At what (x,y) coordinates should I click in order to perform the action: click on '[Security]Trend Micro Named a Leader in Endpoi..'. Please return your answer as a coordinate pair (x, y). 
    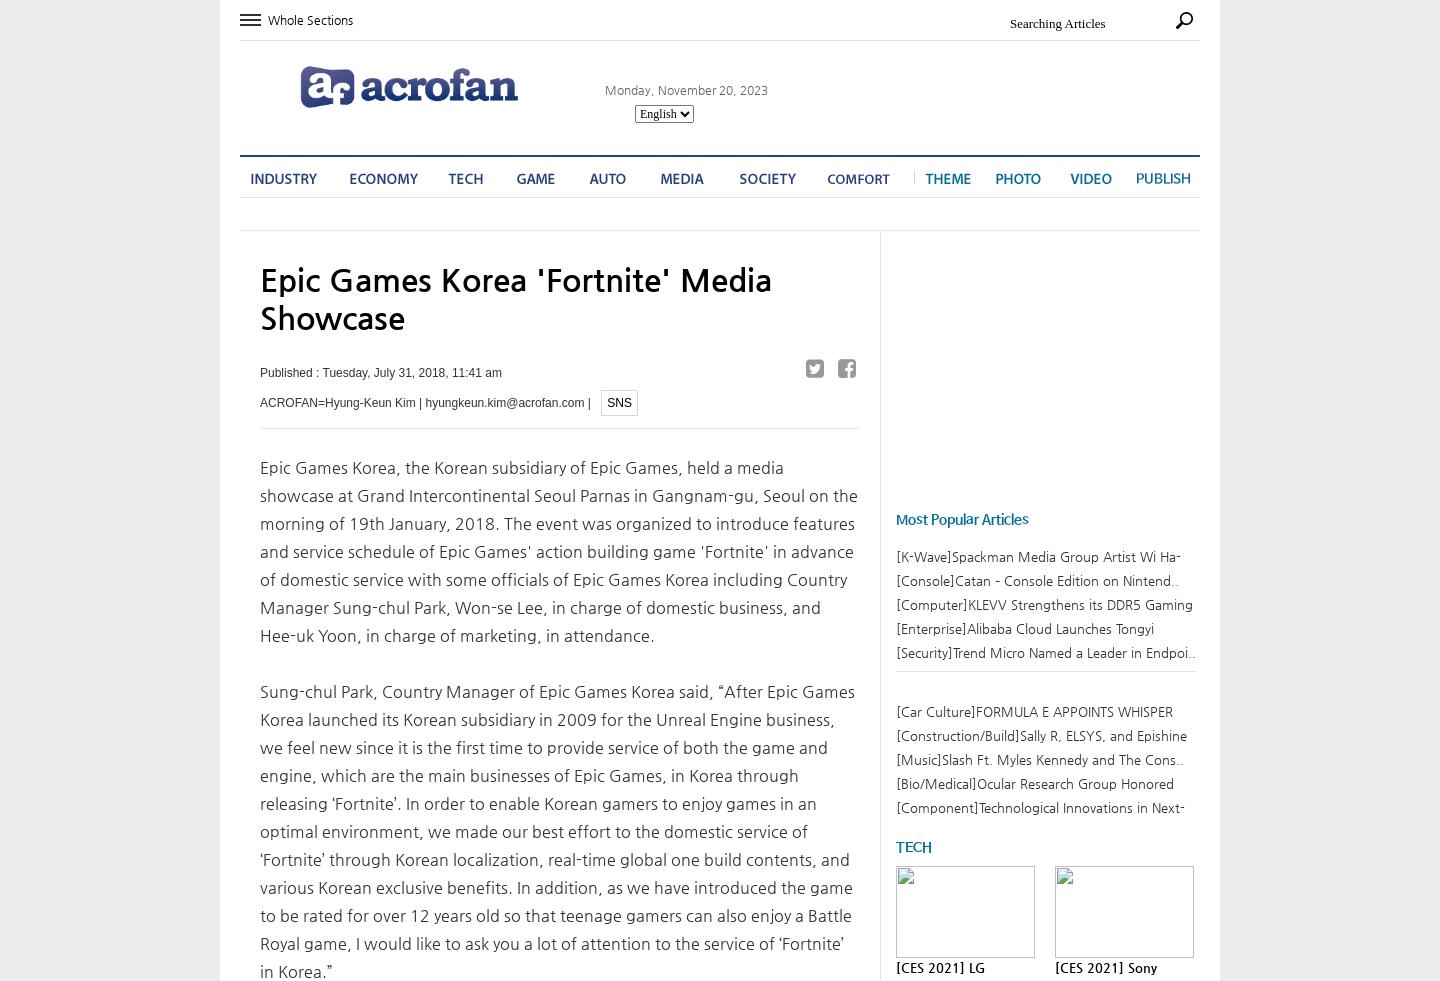
    Looking at the image, I should click on (1046, 652).